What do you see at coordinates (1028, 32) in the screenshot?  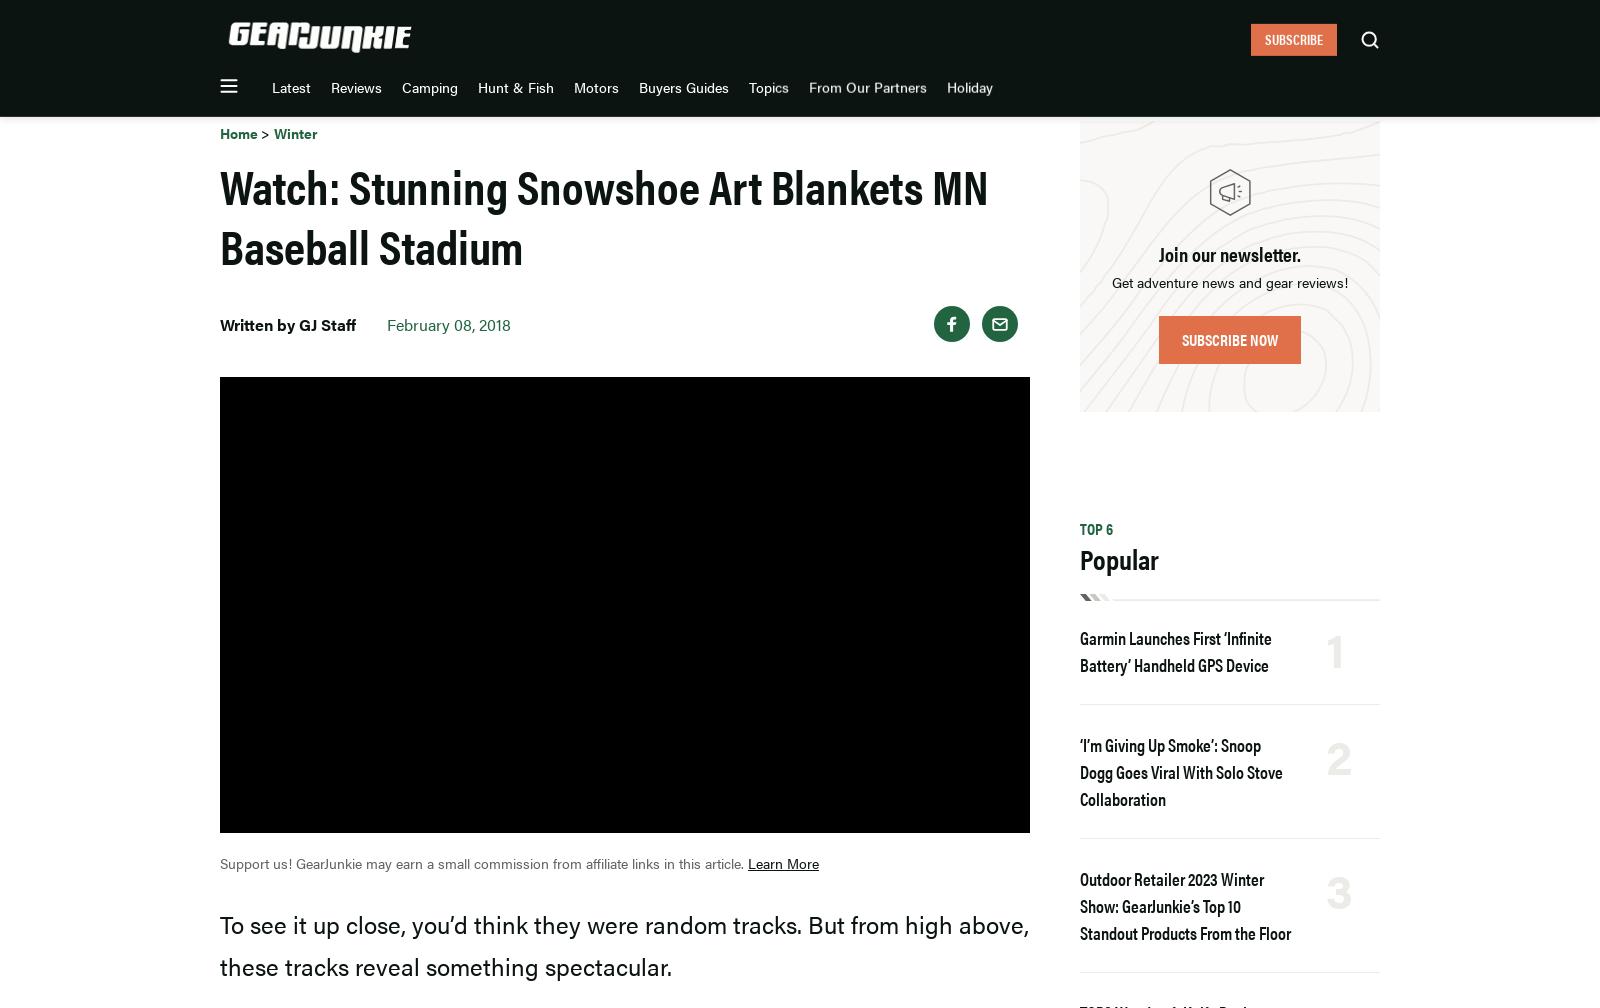 I see `'From Our Partners'` at bounding box center [1028, 32].